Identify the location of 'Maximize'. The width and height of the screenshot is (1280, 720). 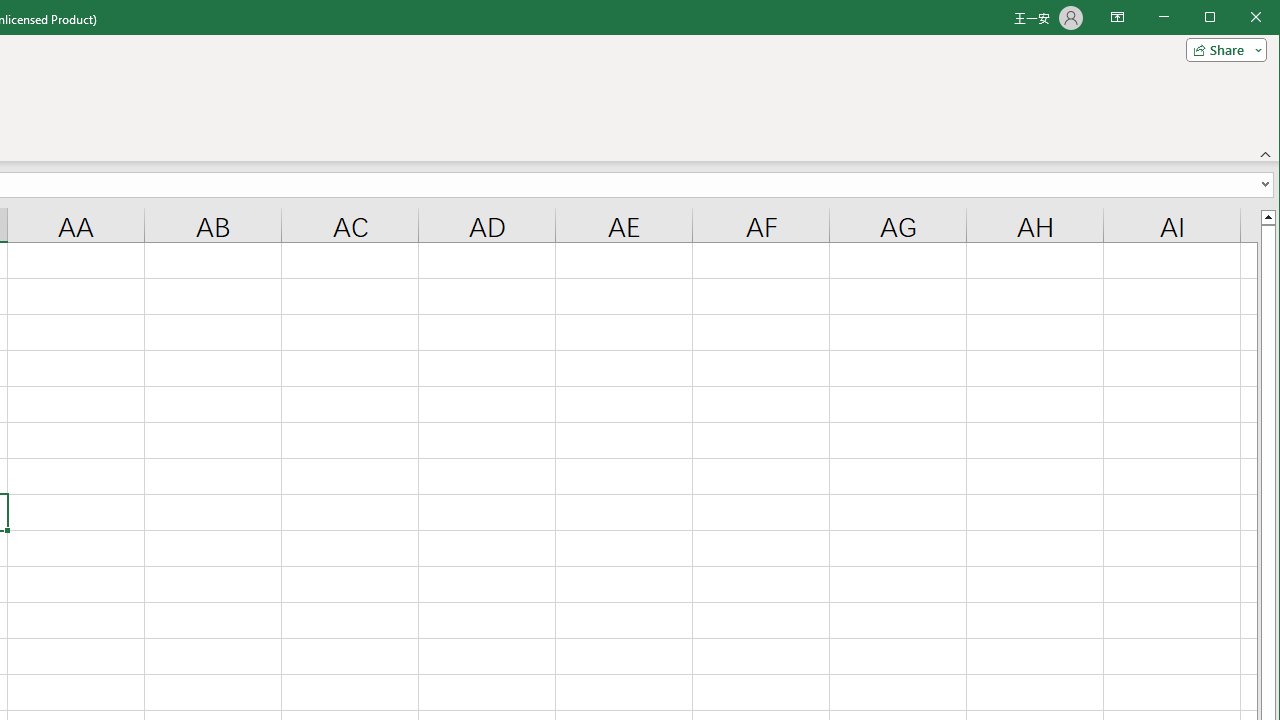
(1238, 19).